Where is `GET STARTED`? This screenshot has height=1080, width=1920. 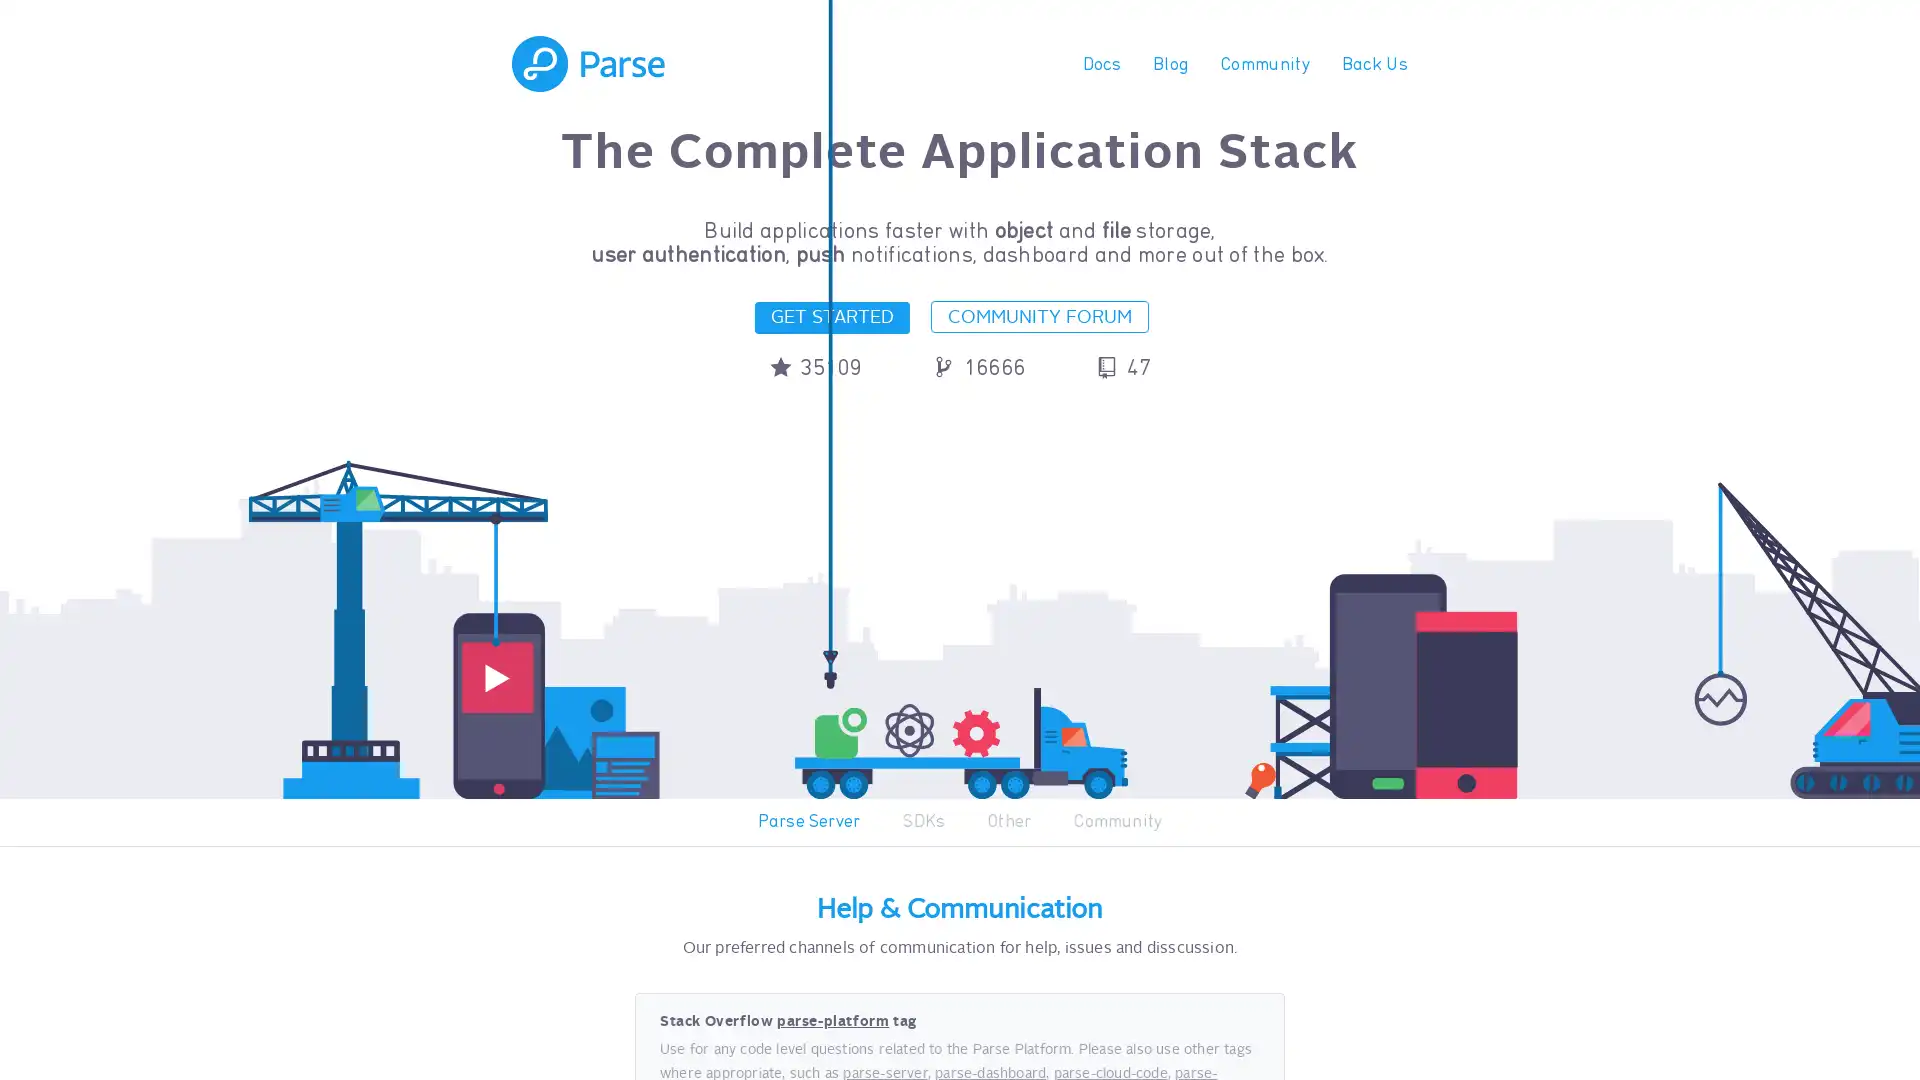
GET STARTED is located at coordinates (831, 316).